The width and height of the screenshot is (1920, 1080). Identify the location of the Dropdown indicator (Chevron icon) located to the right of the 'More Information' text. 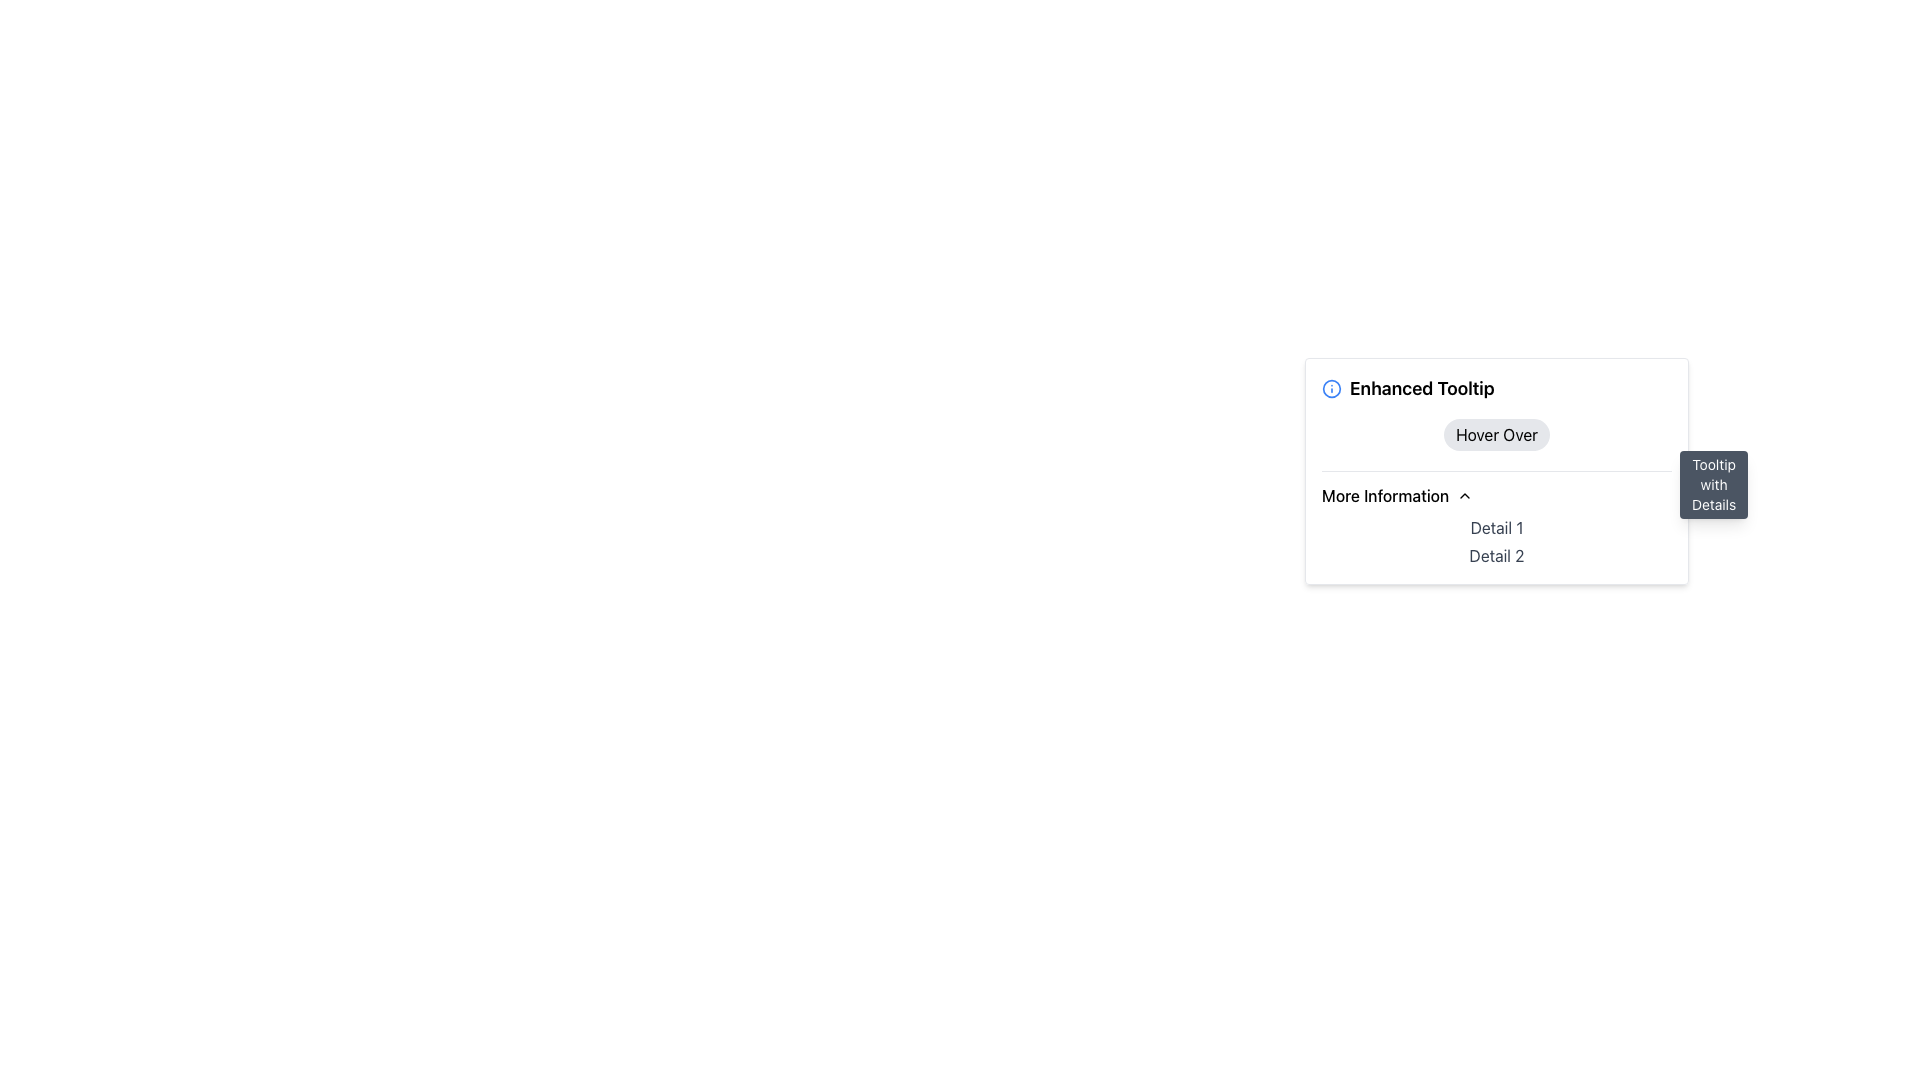
(1465, 495).